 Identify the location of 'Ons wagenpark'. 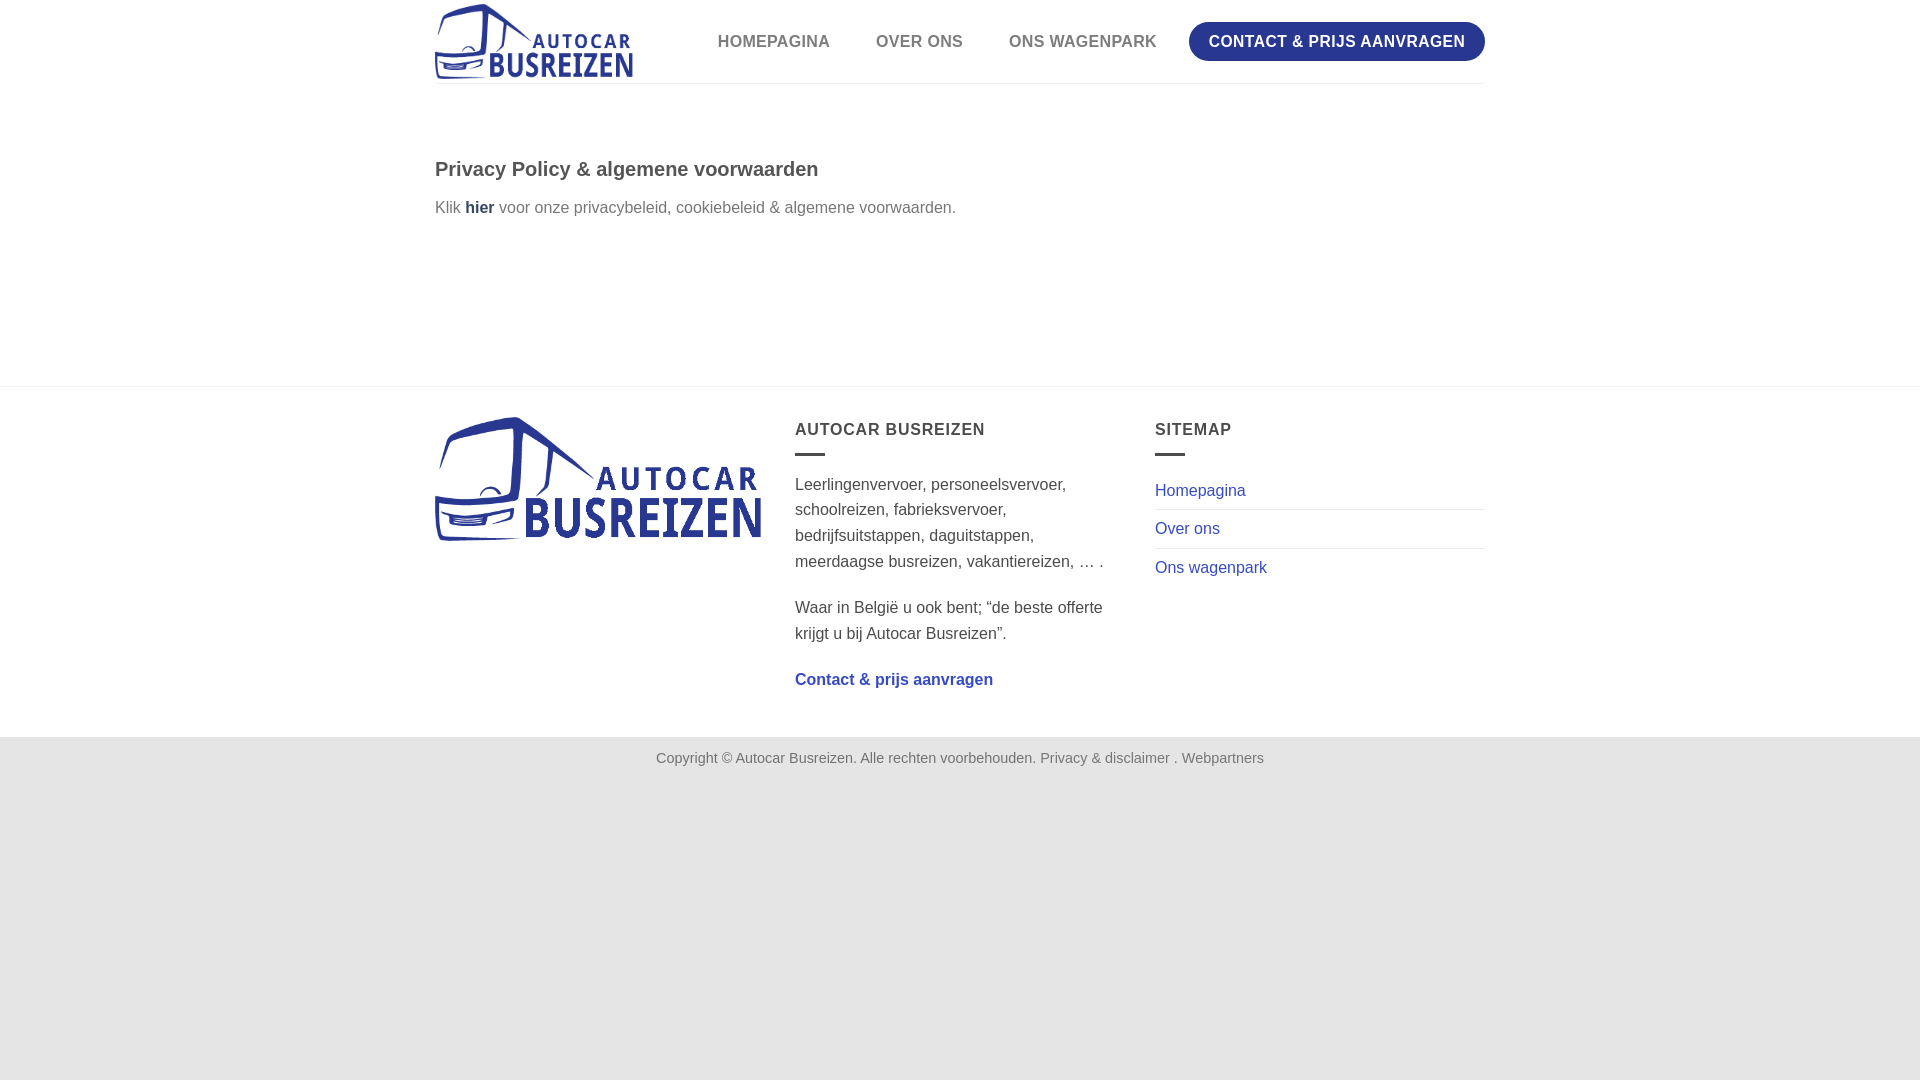
(1209, 567).